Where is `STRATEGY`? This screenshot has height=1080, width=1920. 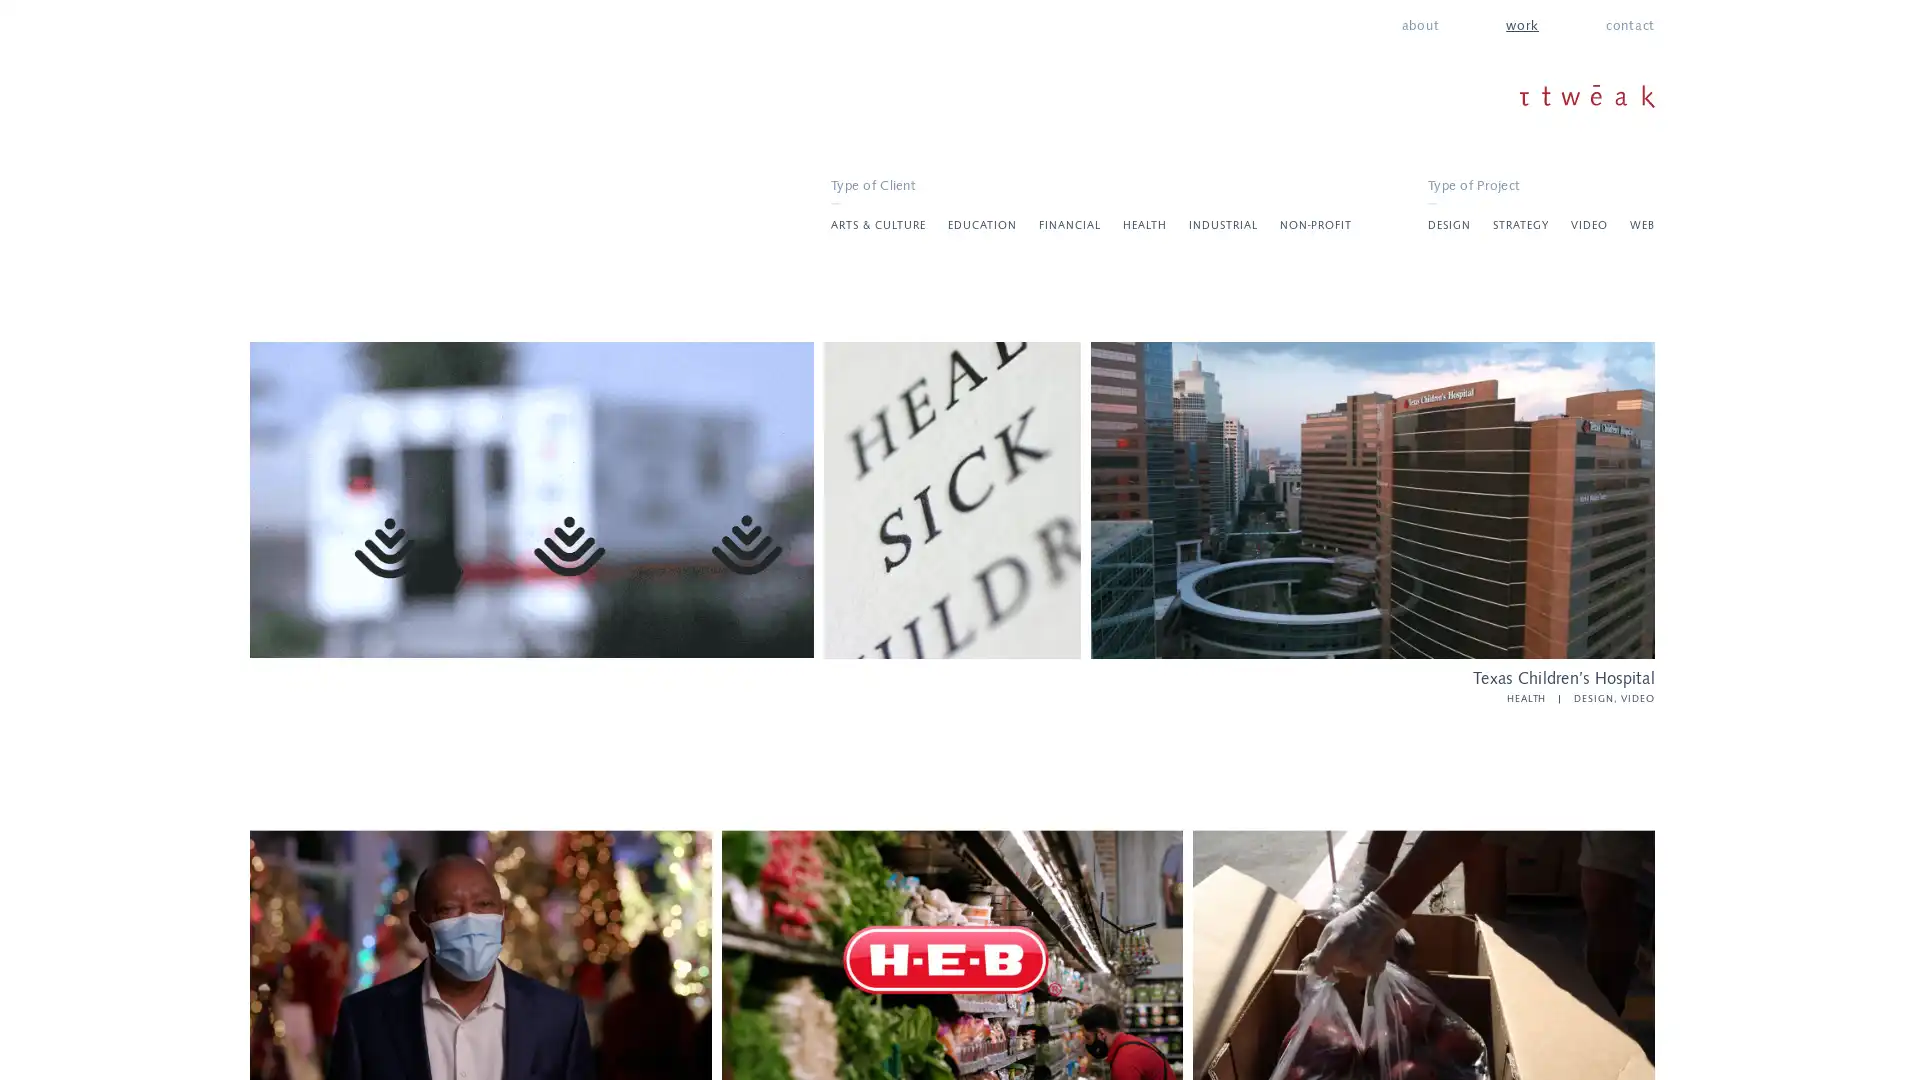
STRATEGY is located at coordinates (1520, 225).